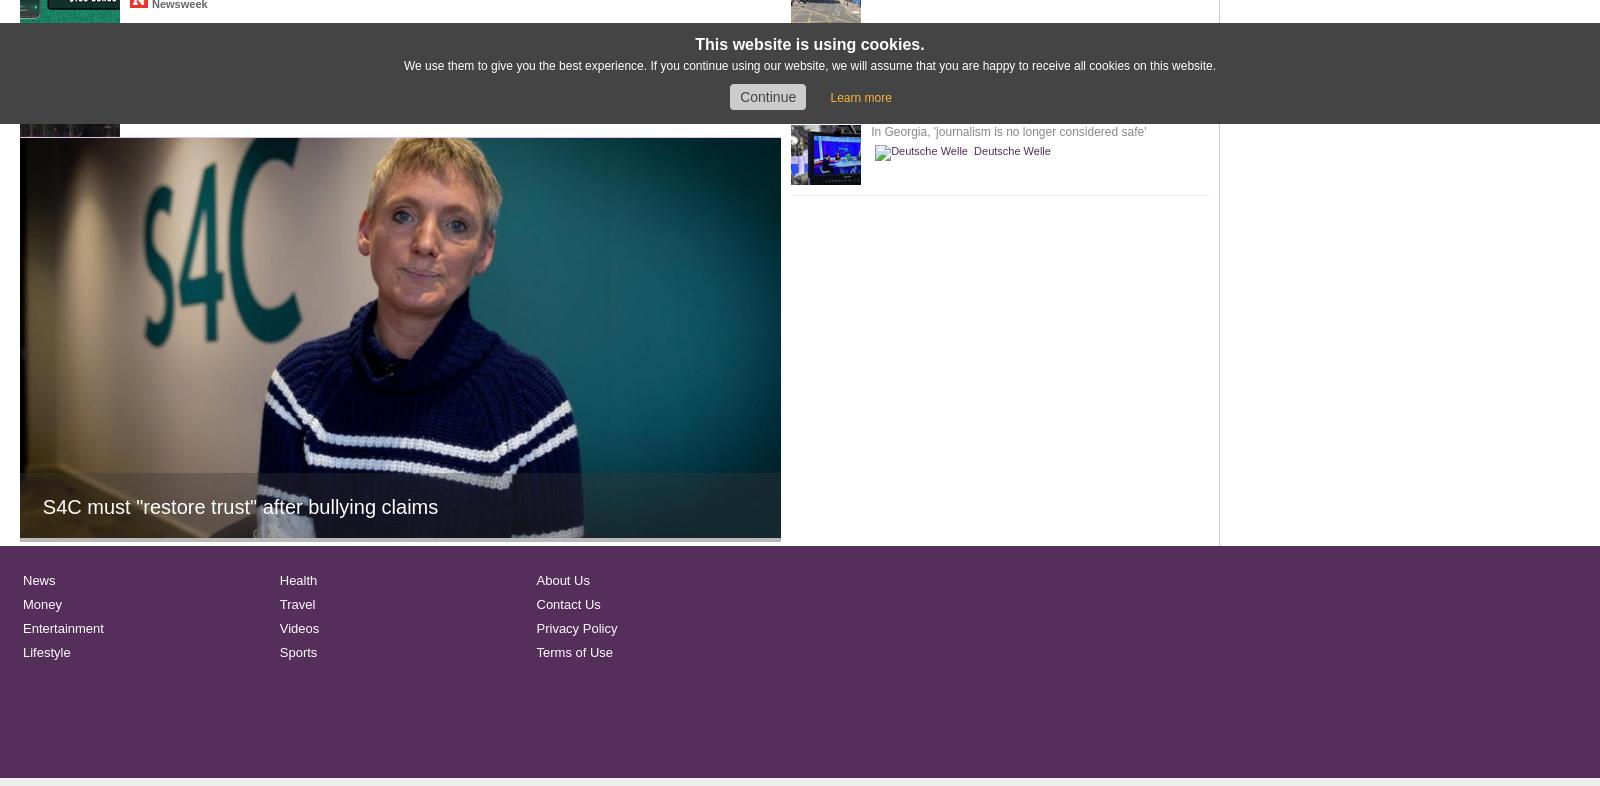  I want to click on 'Hear air traffic controller's stunned reaction to C-17 flight load as it leaves Afghanistan', so click(870, 57).